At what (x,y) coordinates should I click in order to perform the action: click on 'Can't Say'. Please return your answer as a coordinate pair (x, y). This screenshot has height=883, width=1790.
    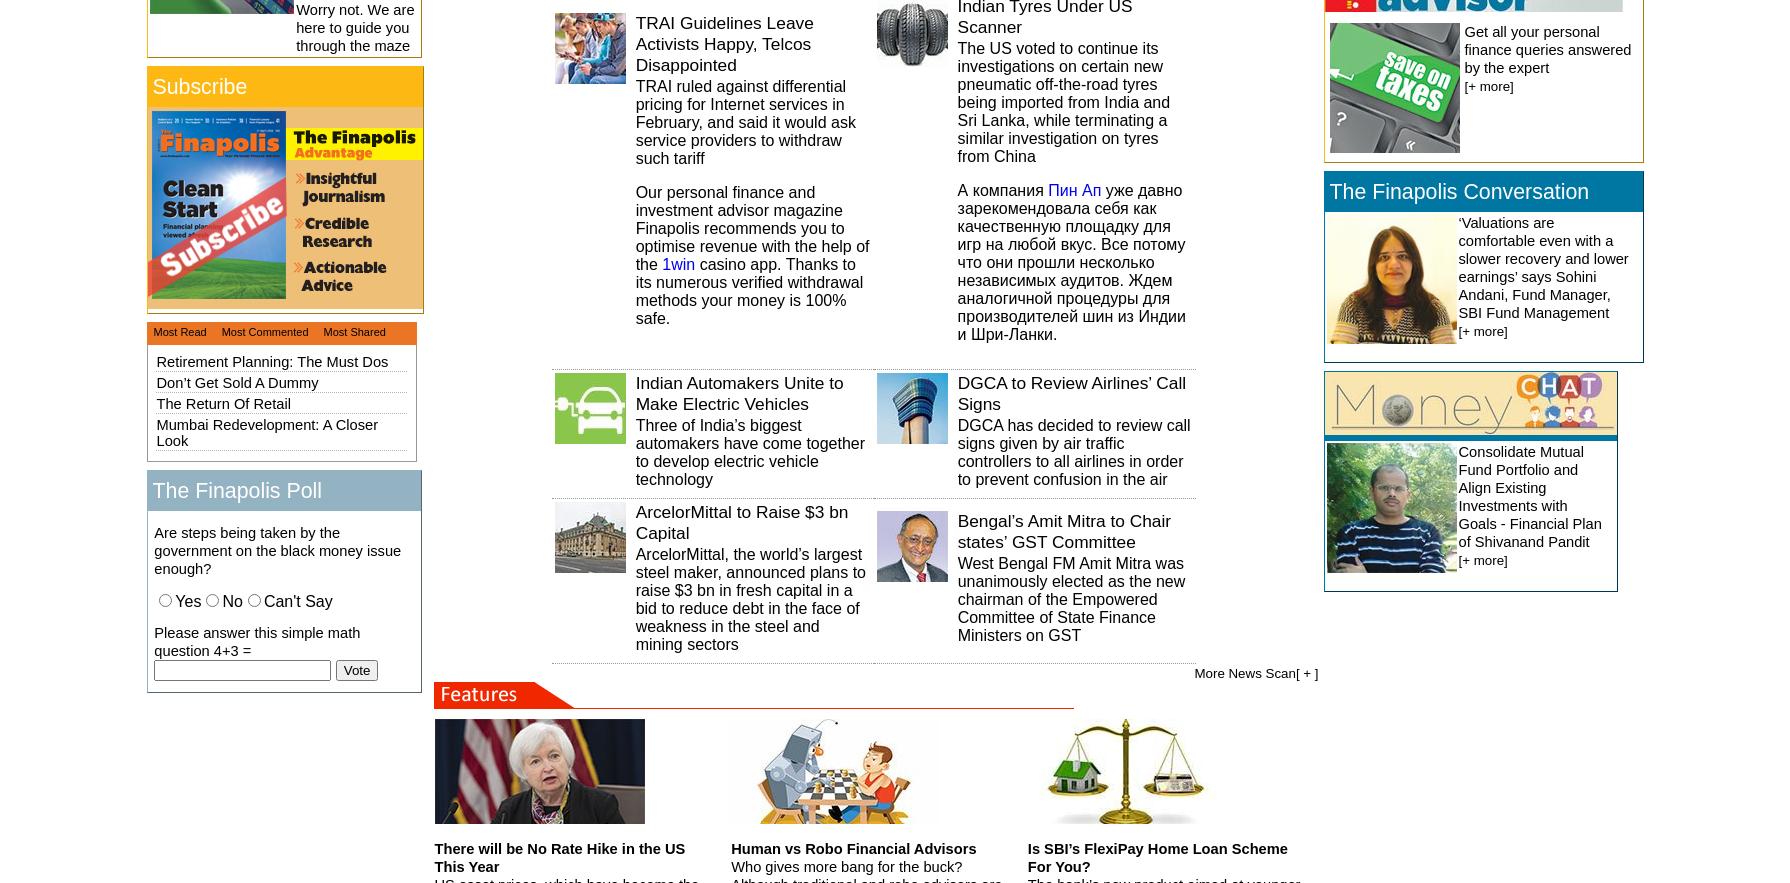
    Looking at the image, I should click on (297, 600).